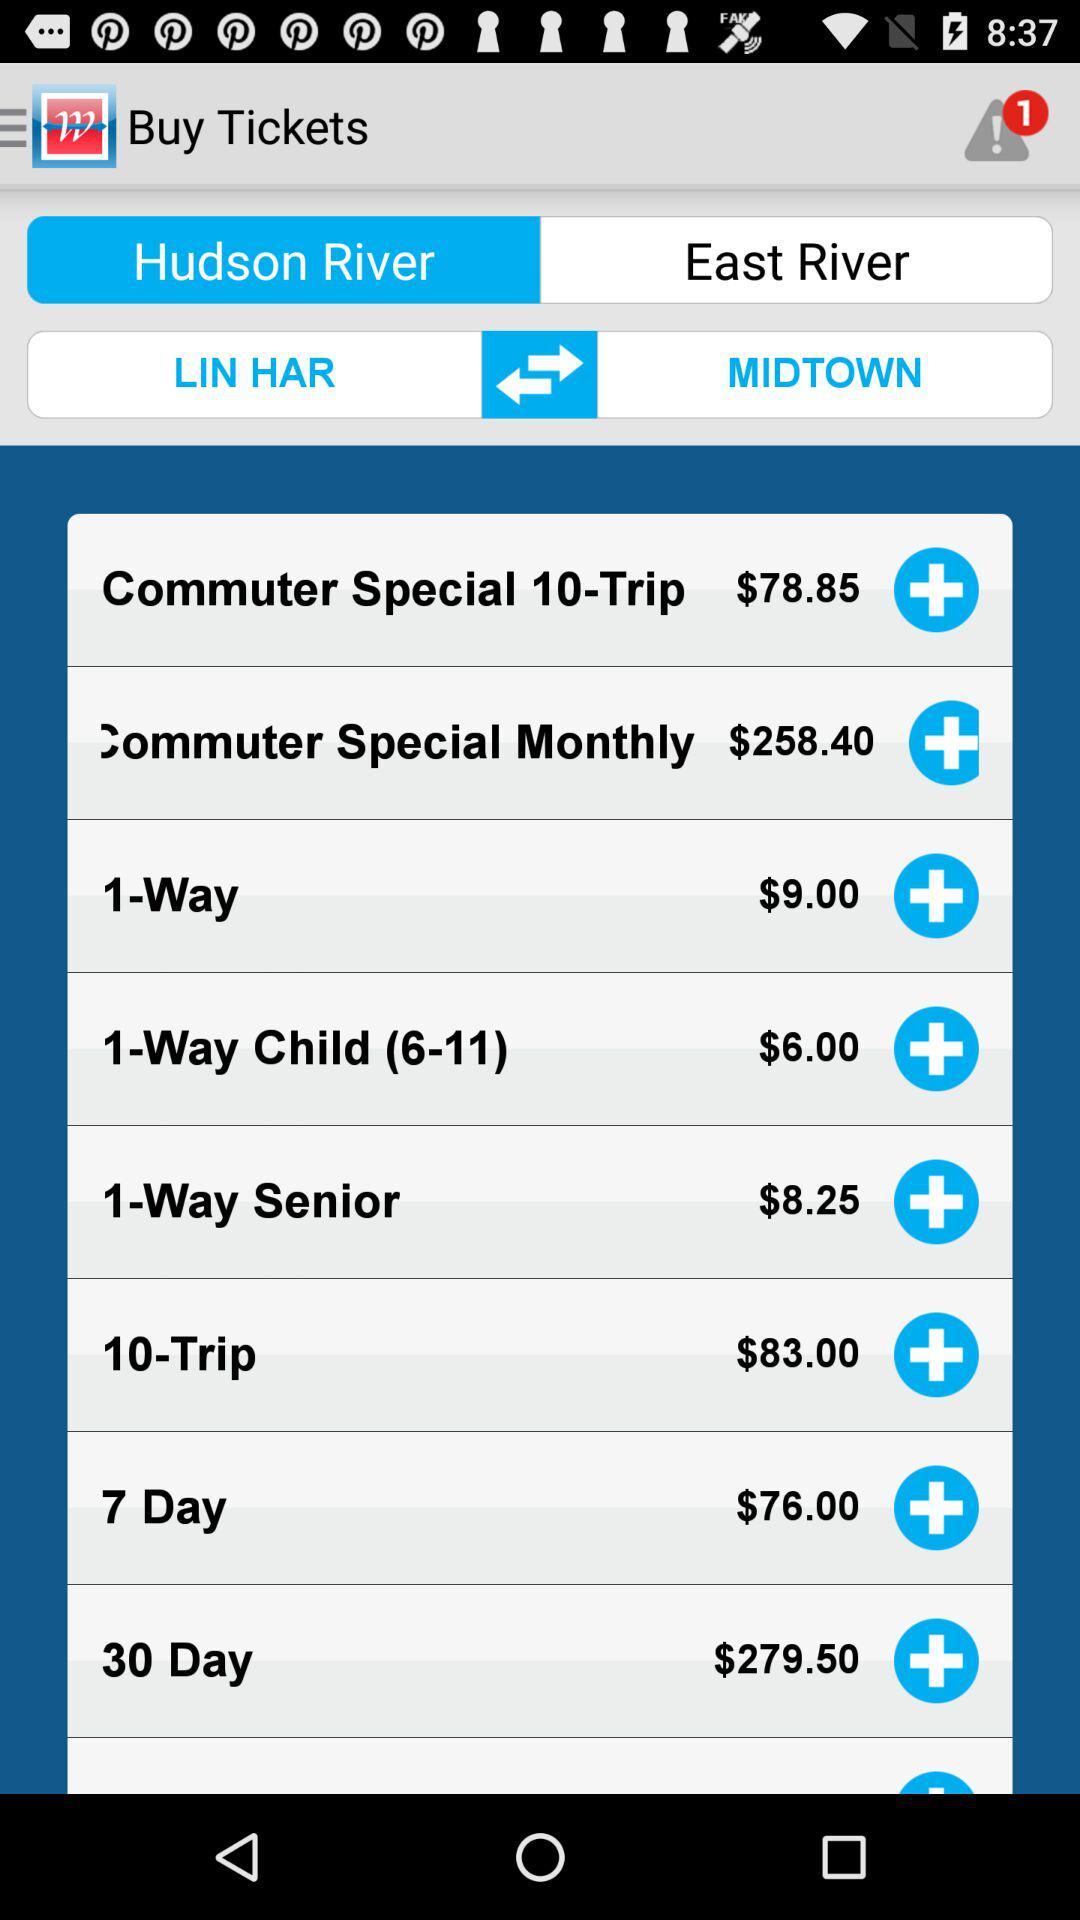 This screenshot has width=1080, height=1920. What do you see at coordinates (538, 400) in the screenshot?
I see `the swap icon` at bounding box center [538, 400].